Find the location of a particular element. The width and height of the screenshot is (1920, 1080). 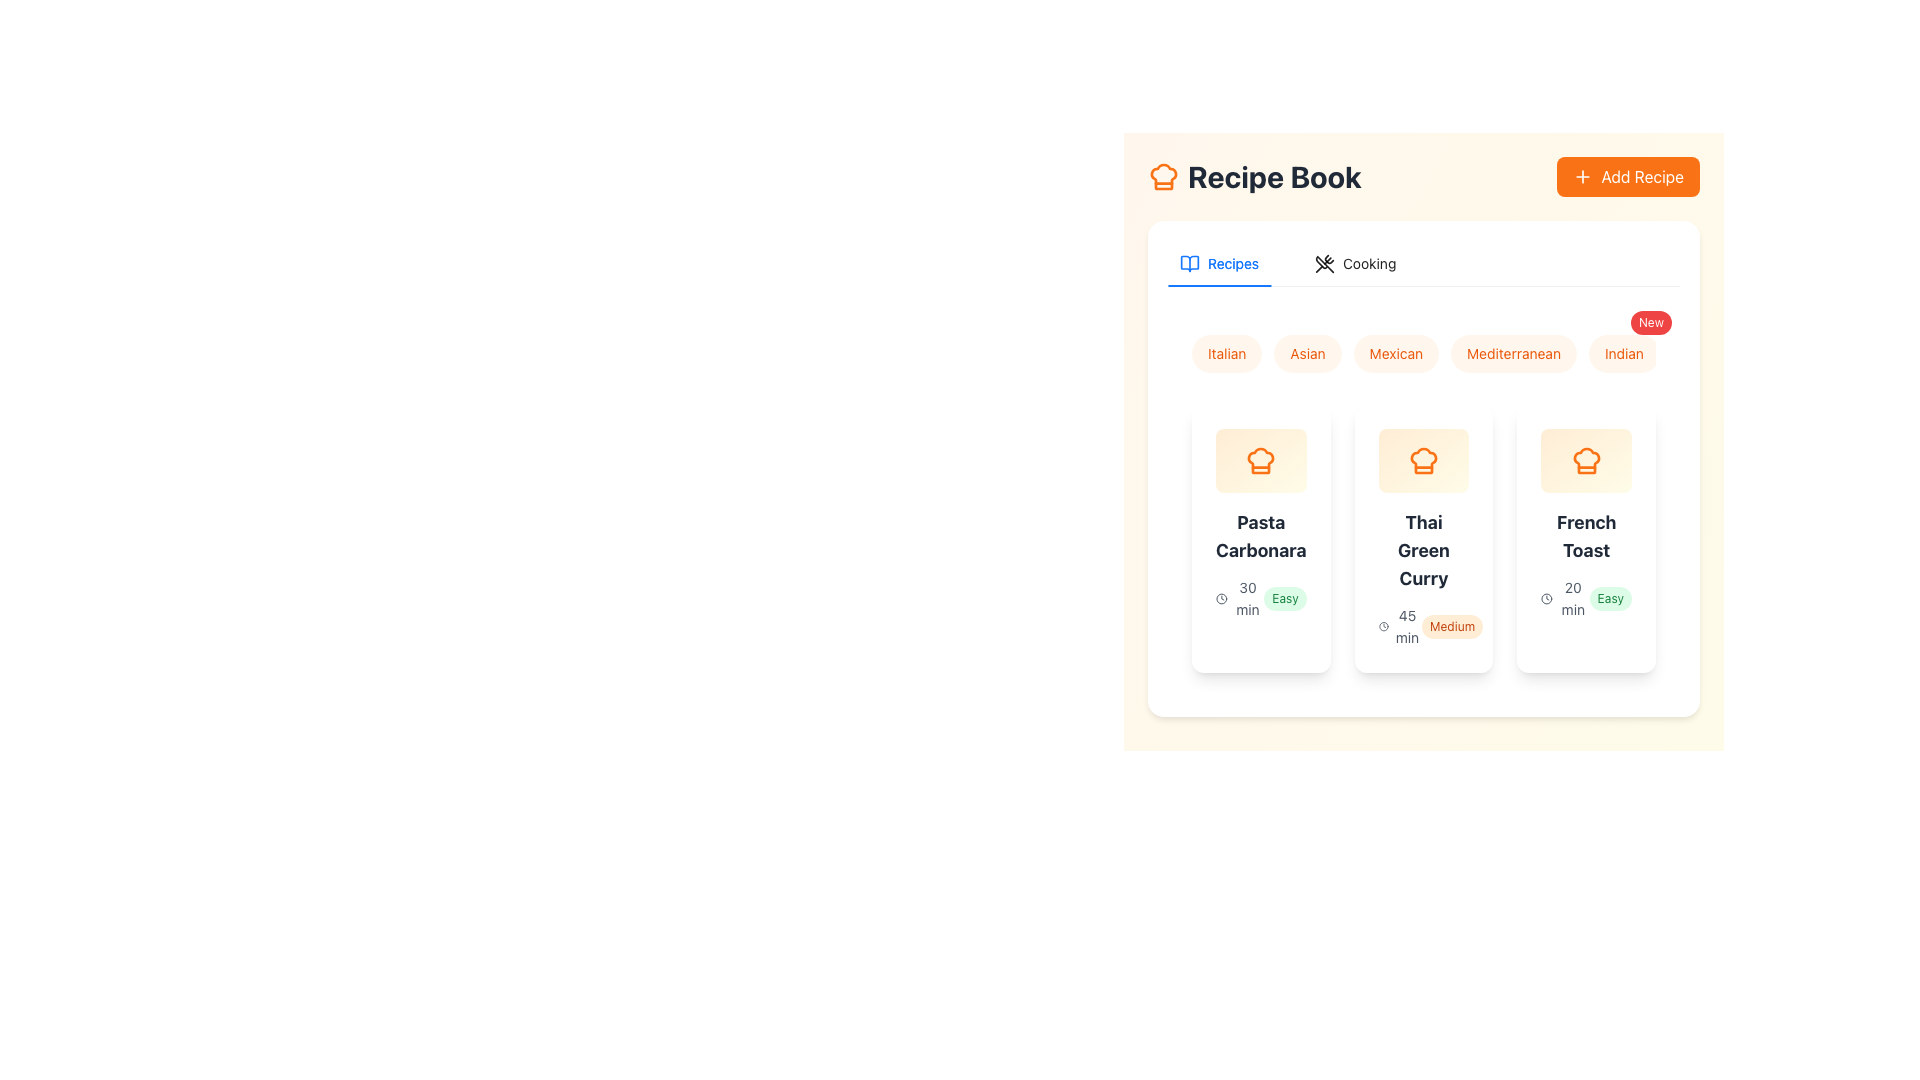

the Tab navigation bar is located at coordinates (1423, 262).